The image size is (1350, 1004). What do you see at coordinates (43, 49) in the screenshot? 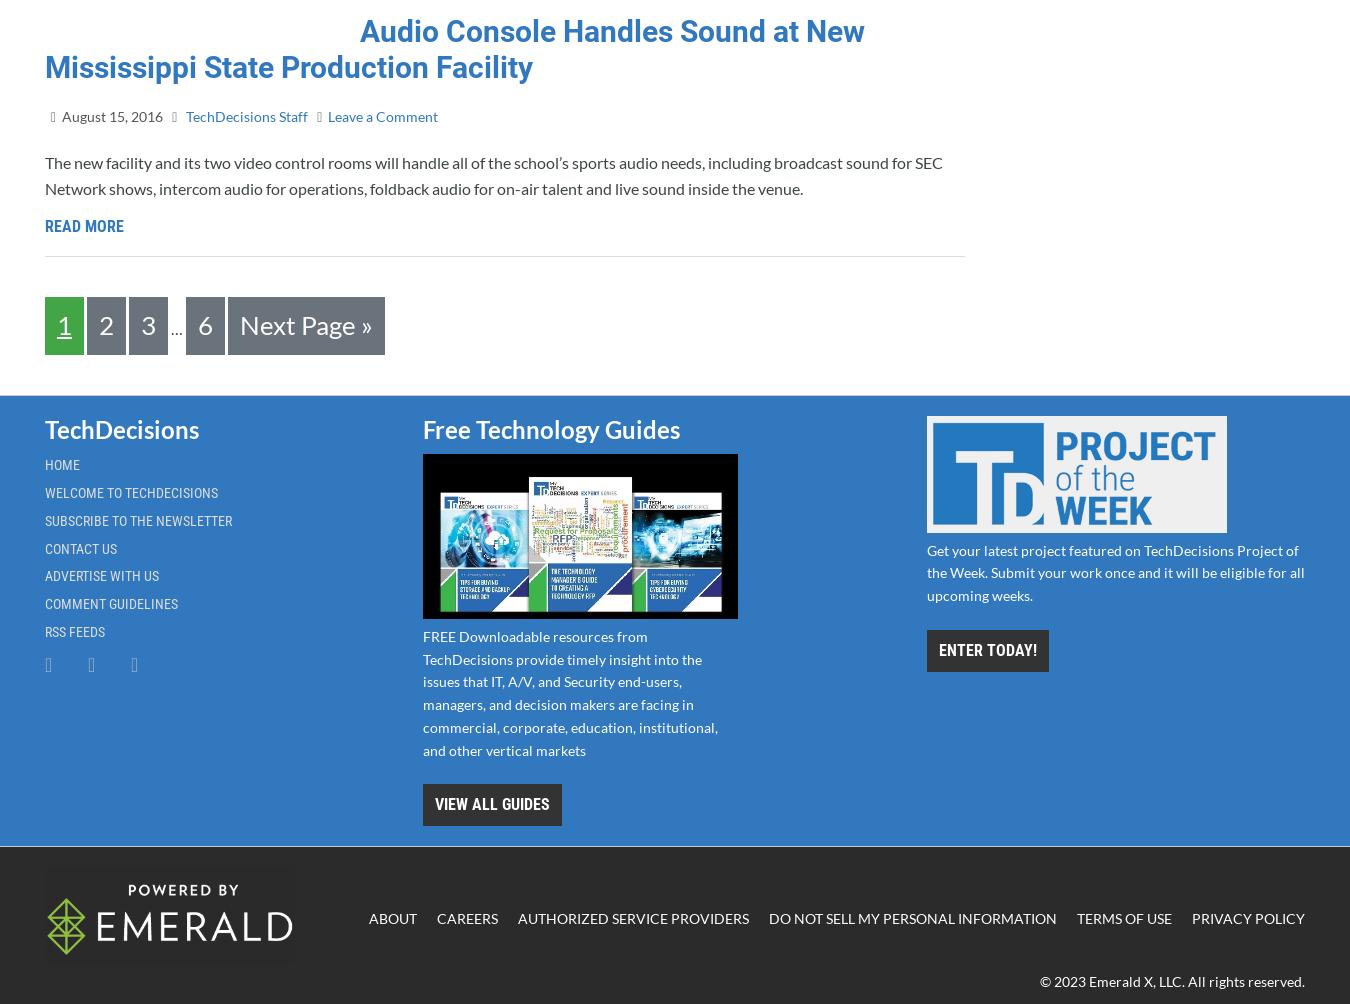
I see `'Audio Console Handles Sound at New Mississippi State Production Facility'` at bounding box center [43, 49].